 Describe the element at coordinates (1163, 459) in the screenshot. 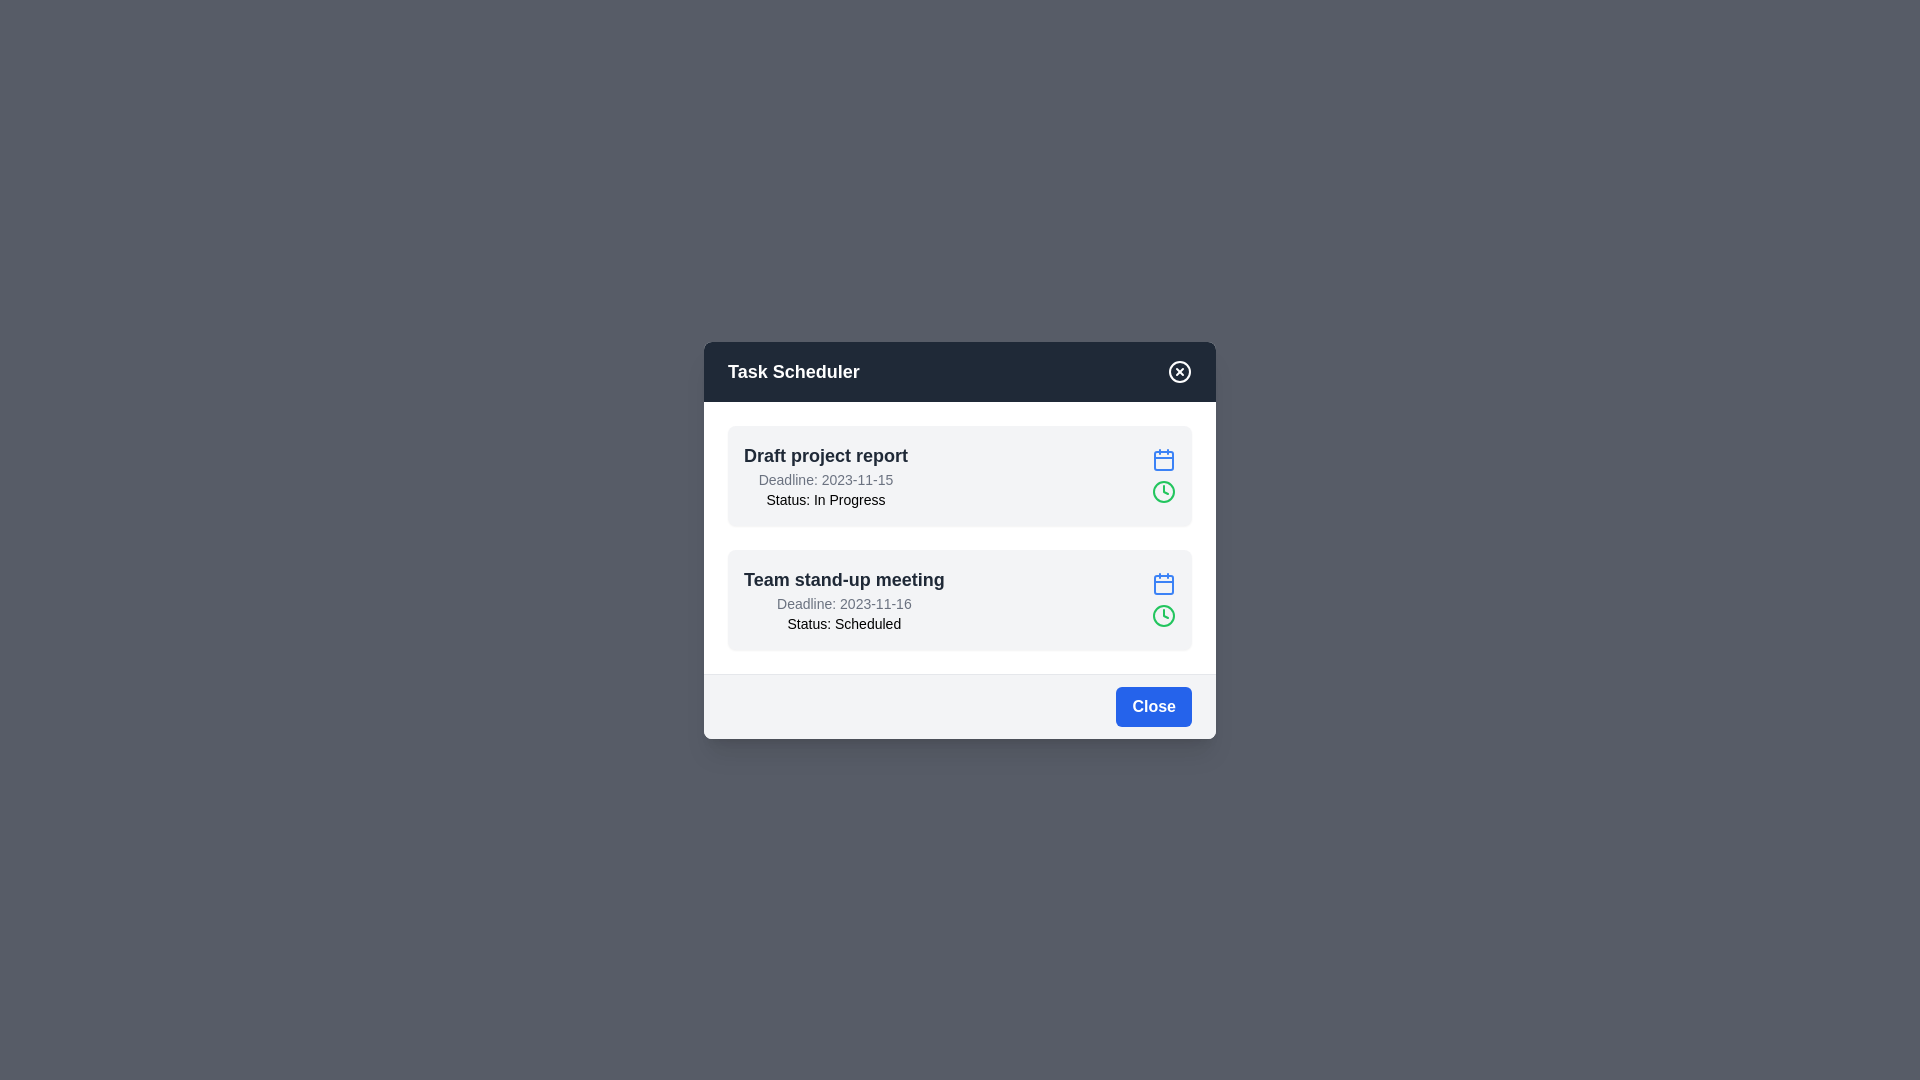

I see `the calendar icon for the task Draft project report` at that location.